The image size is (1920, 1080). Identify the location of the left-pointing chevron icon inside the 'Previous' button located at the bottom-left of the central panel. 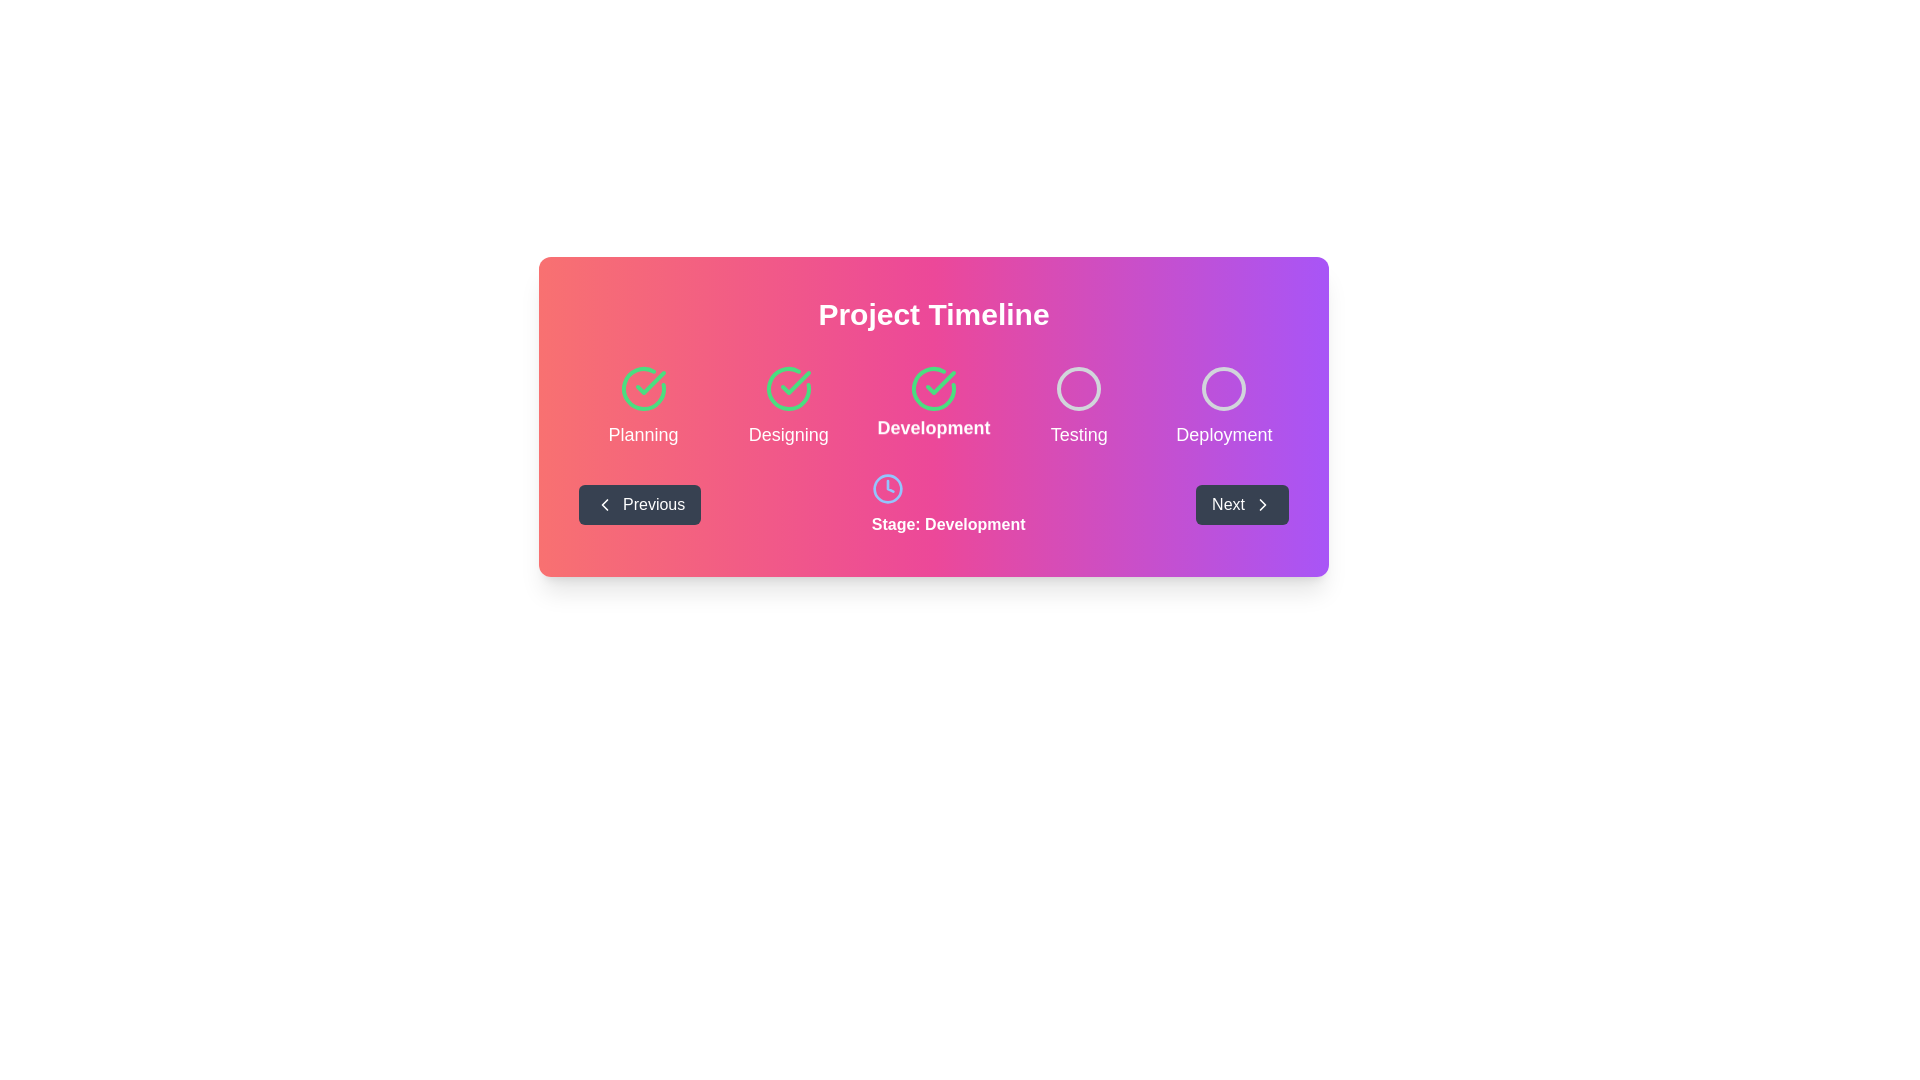
(603, 504).